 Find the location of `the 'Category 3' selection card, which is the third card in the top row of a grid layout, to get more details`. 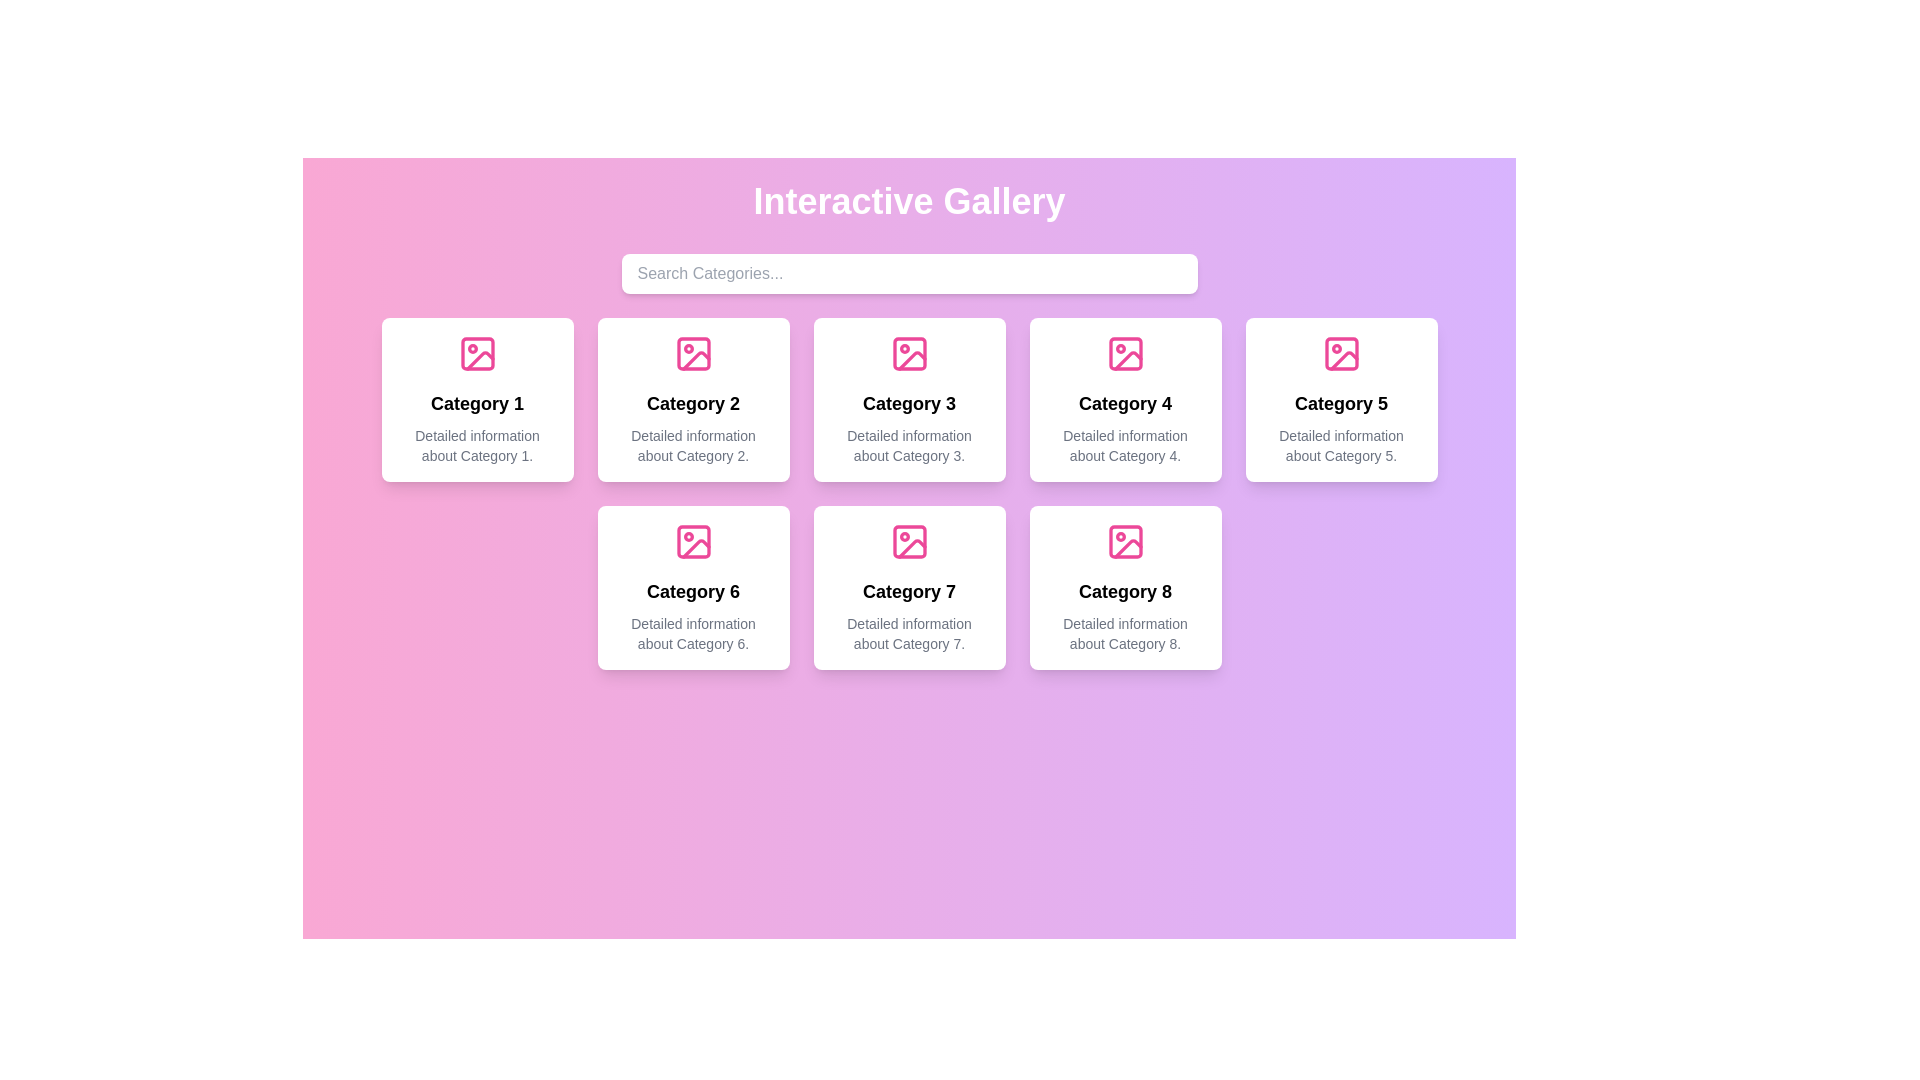

the 'Category 3' selection card, which is the third card in the top row of a grid layout, to get more details is located at coordinates (908, 400).